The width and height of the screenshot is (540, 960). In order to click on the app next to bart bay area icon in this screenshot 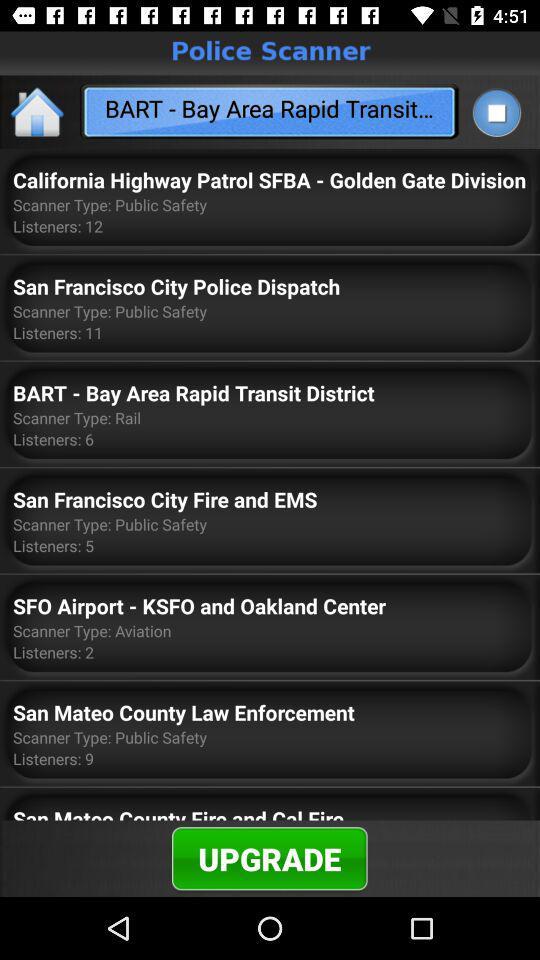, I will do `click(495, 112)`.